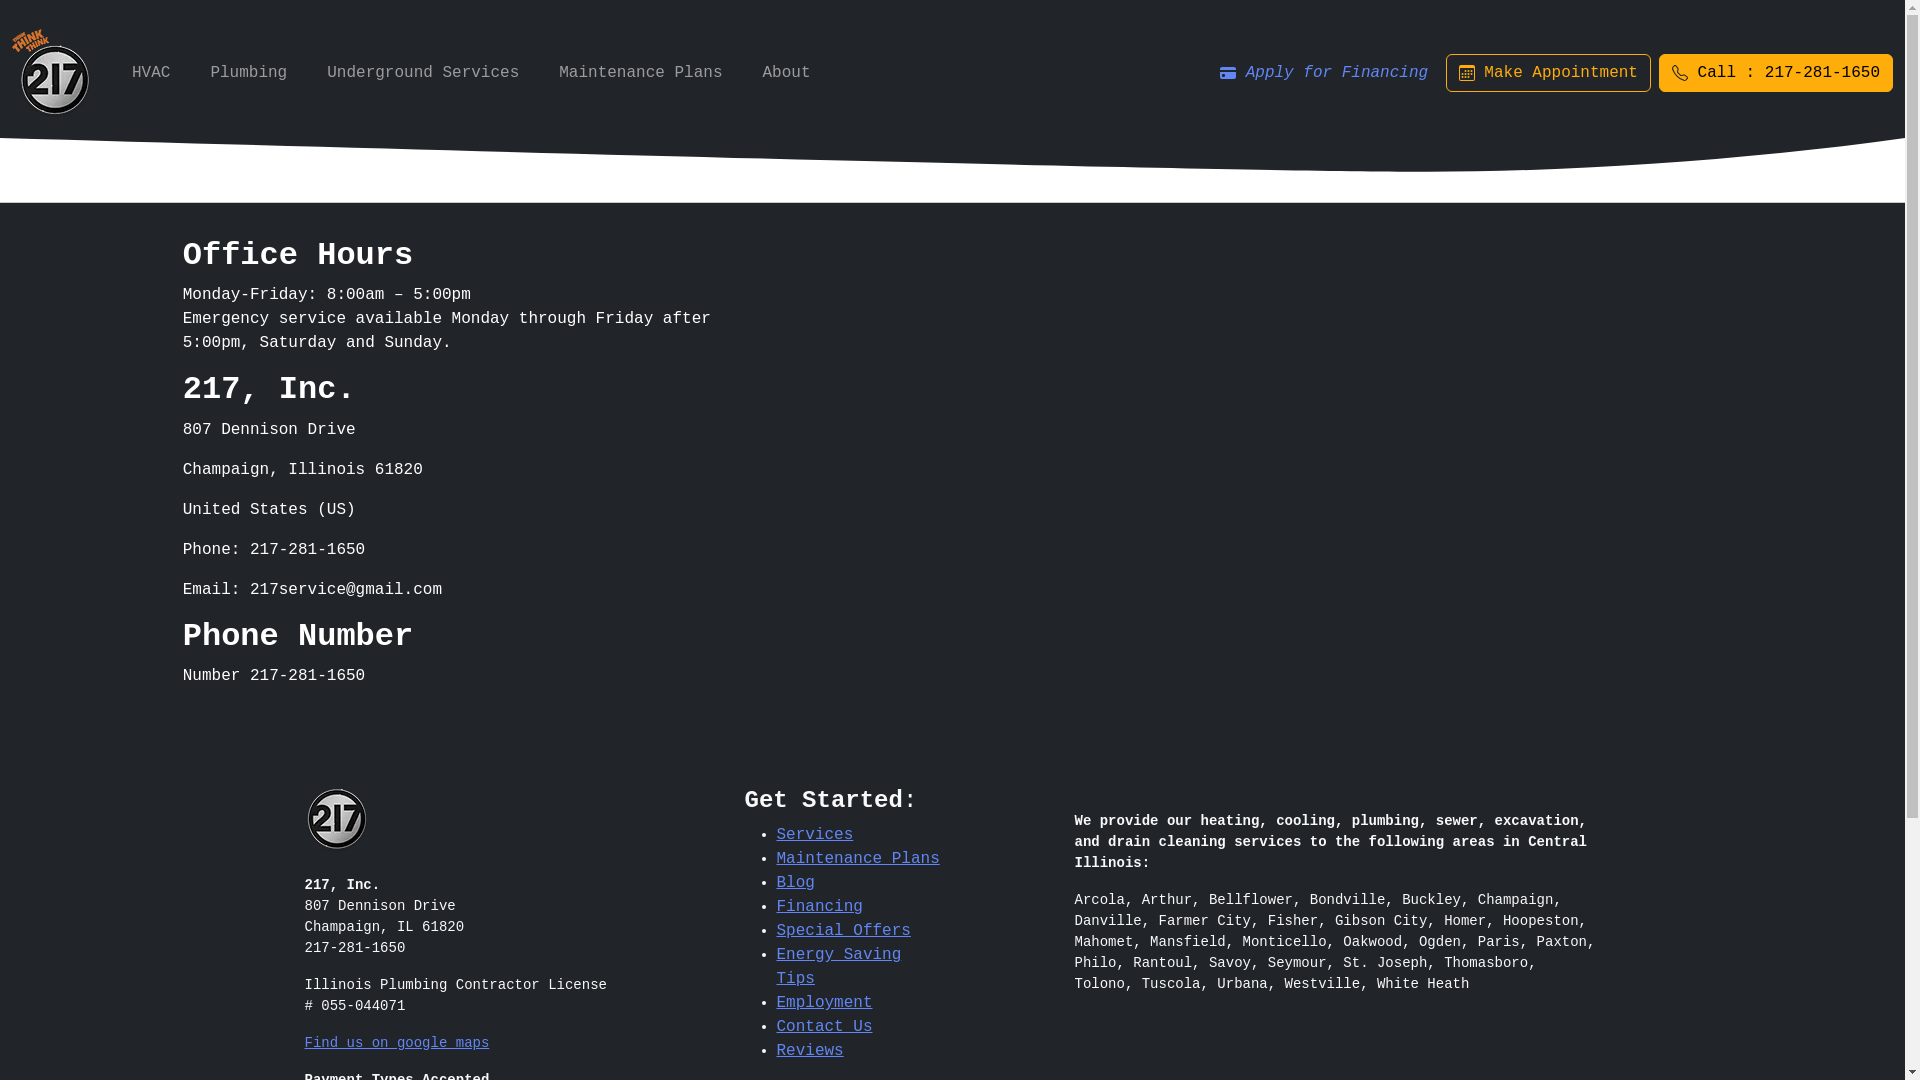 The width and height of the screenshot is (1920, 1080). I want to click on 'Employment', so click(775, 1002).